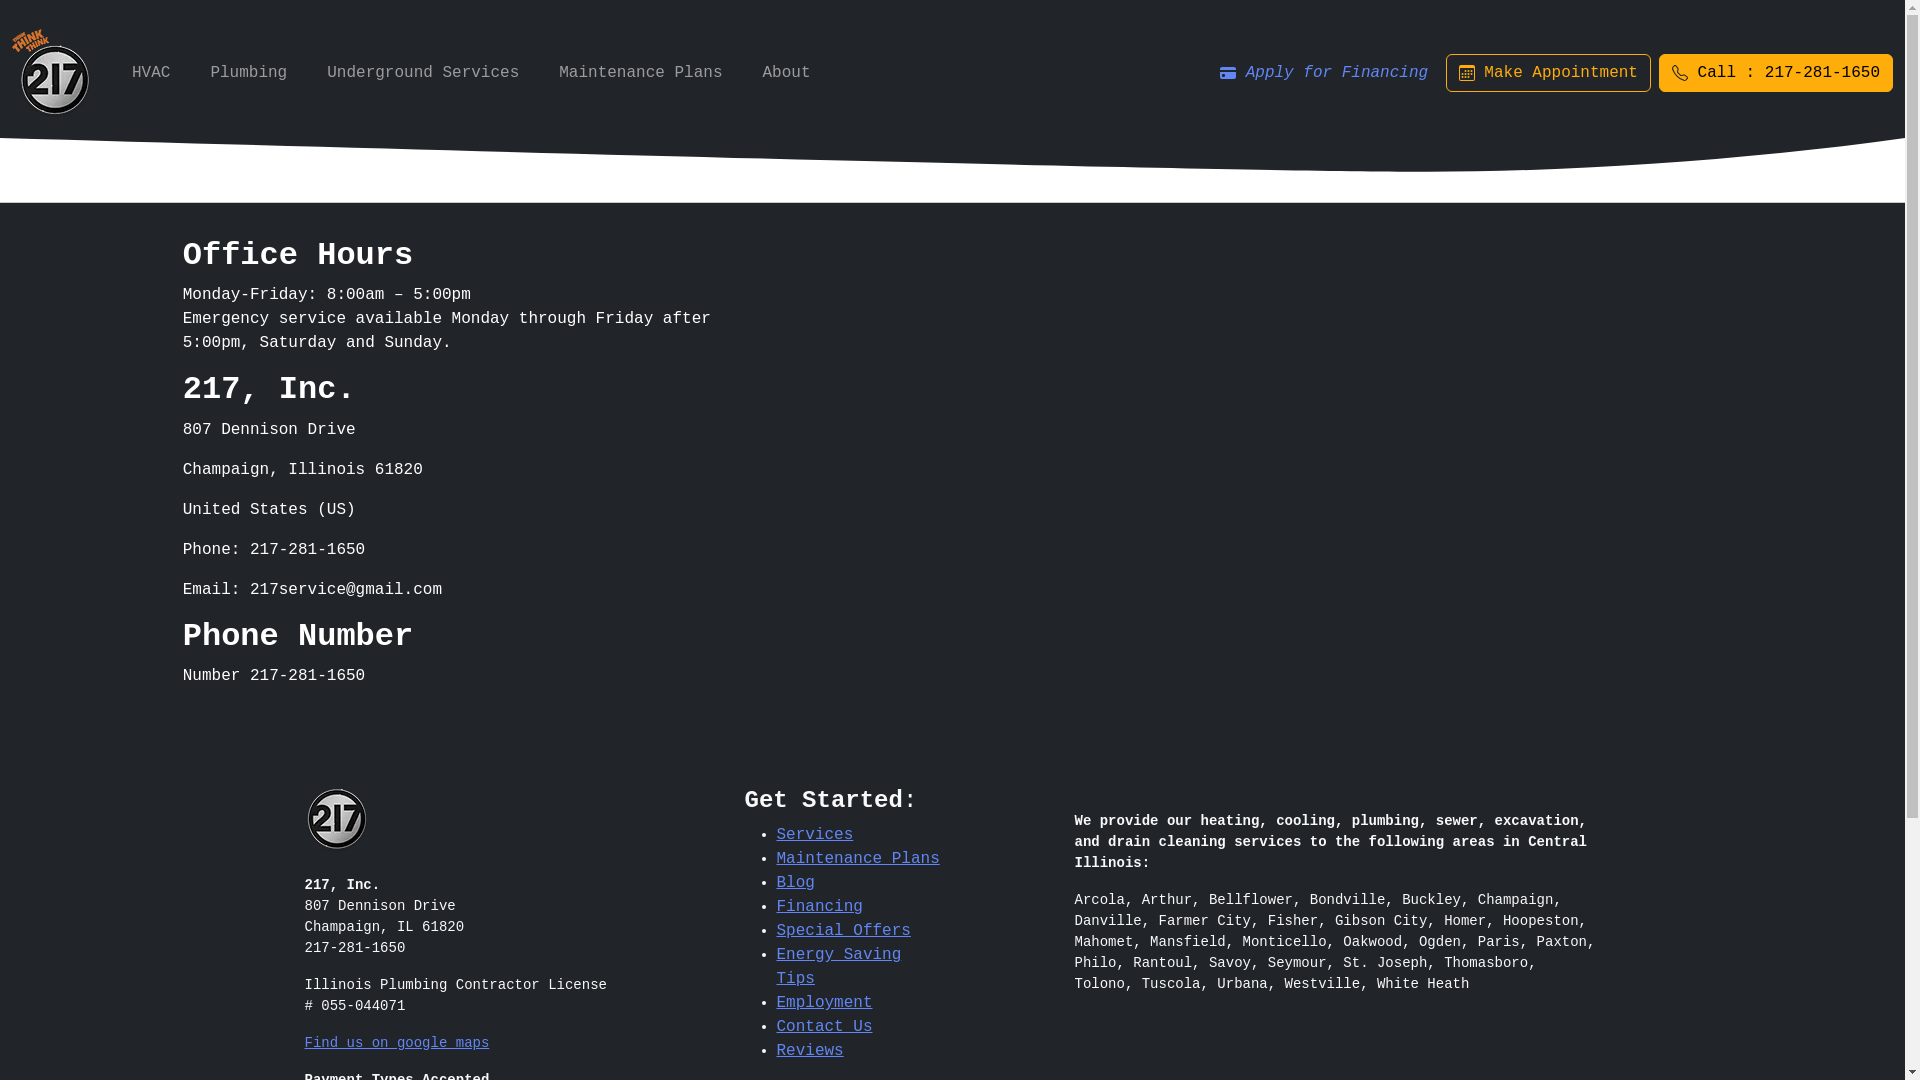 The width and height of the screenshot is (1920, 1080). I want to click on 'Employment', so click(775, 1002).